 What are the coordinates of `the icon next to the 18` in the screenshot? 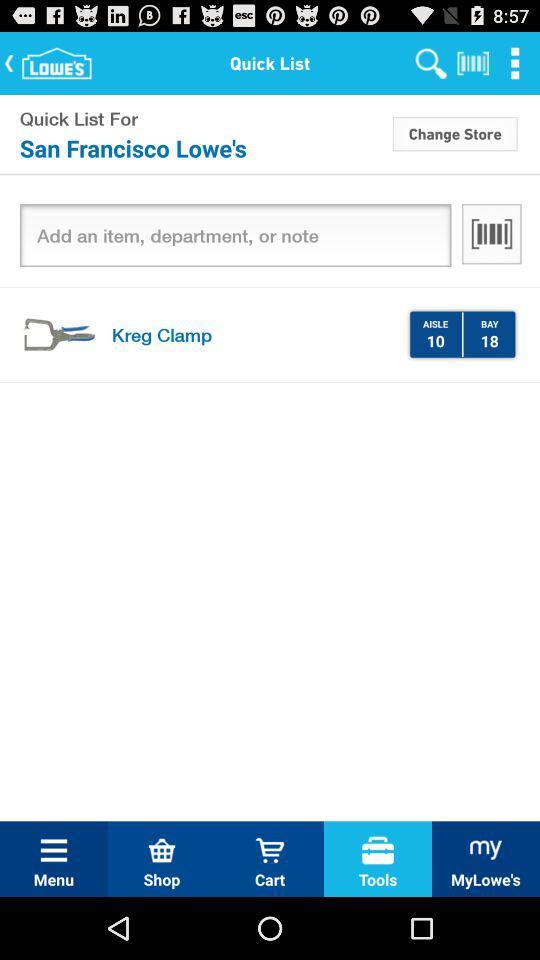 It's located at (462, 334).